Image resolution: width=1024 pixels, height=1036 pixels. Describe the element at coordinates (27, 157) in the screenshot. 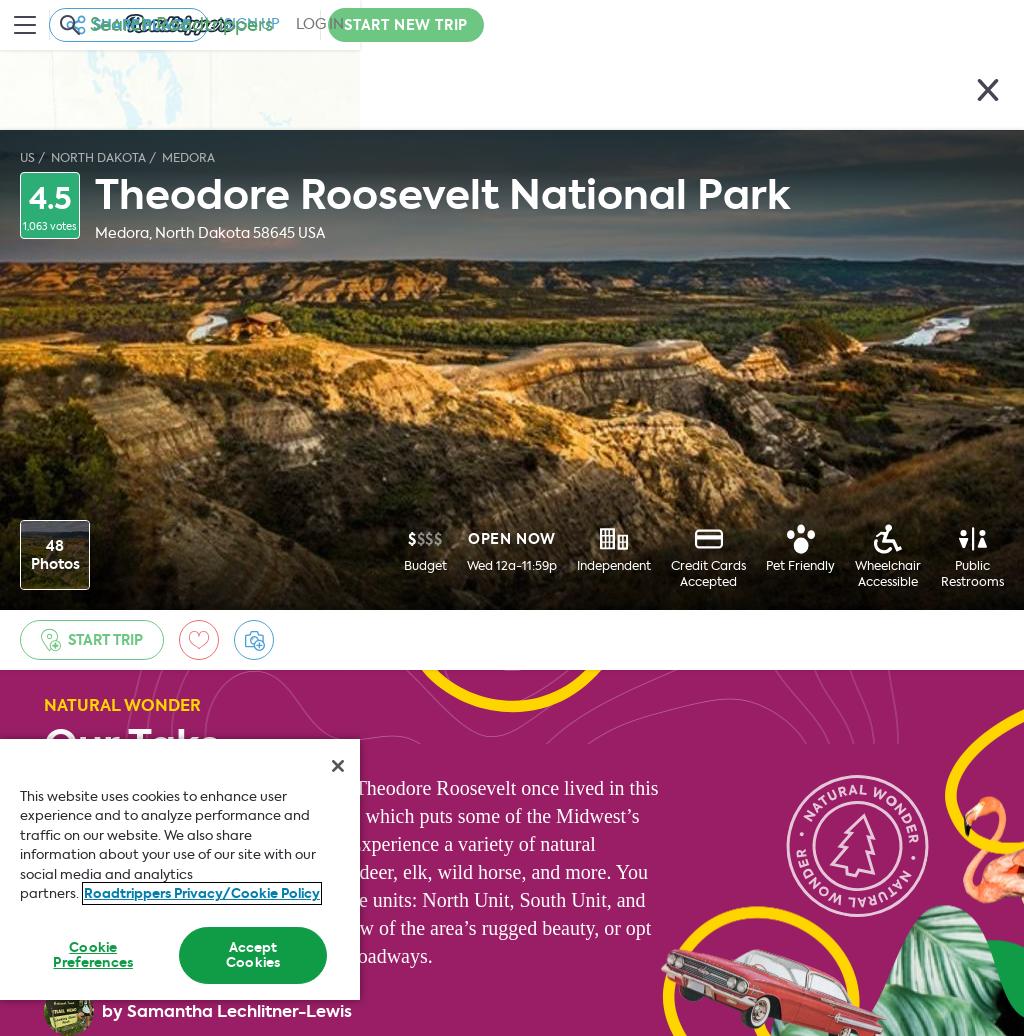

I see `'US'` at that location.